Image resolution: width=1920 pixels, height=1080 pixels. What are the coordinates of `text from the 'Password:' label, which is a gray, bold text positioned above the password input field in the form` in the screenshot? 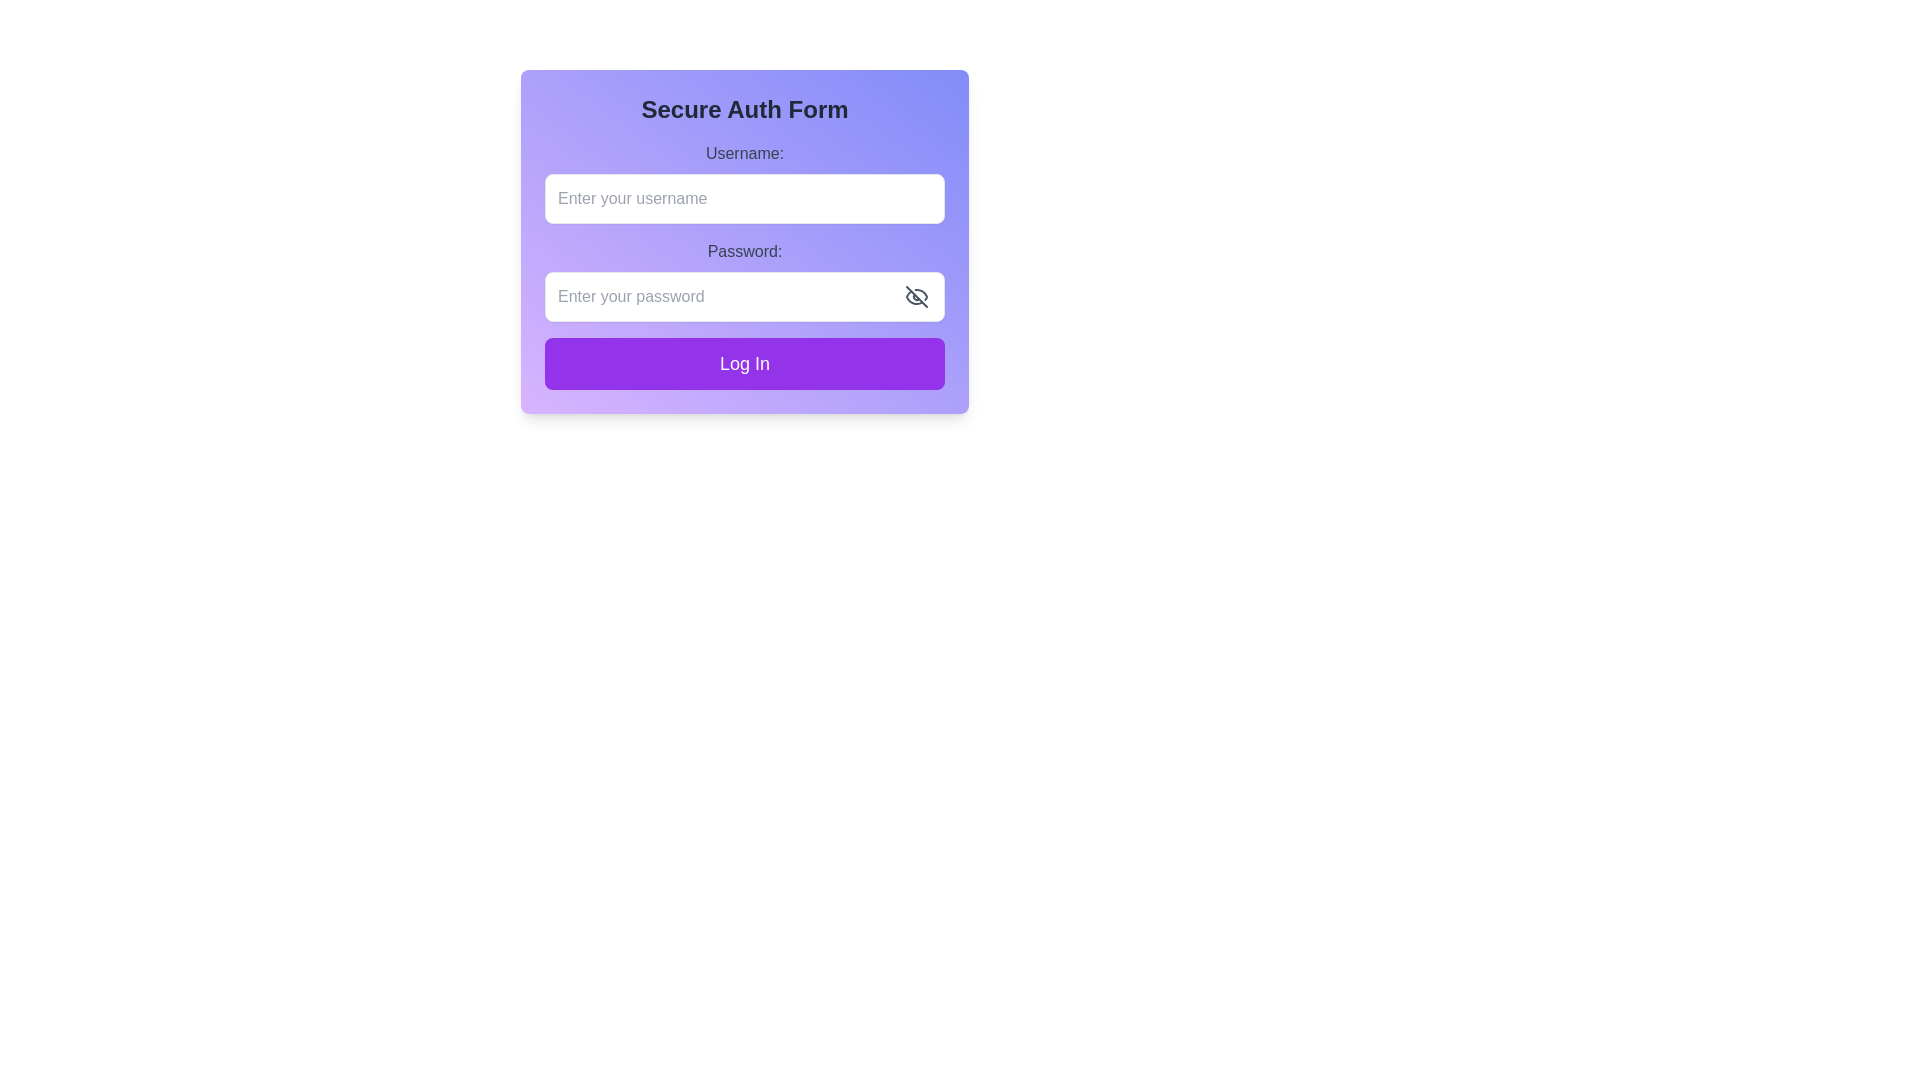 It's located at (743, 250).